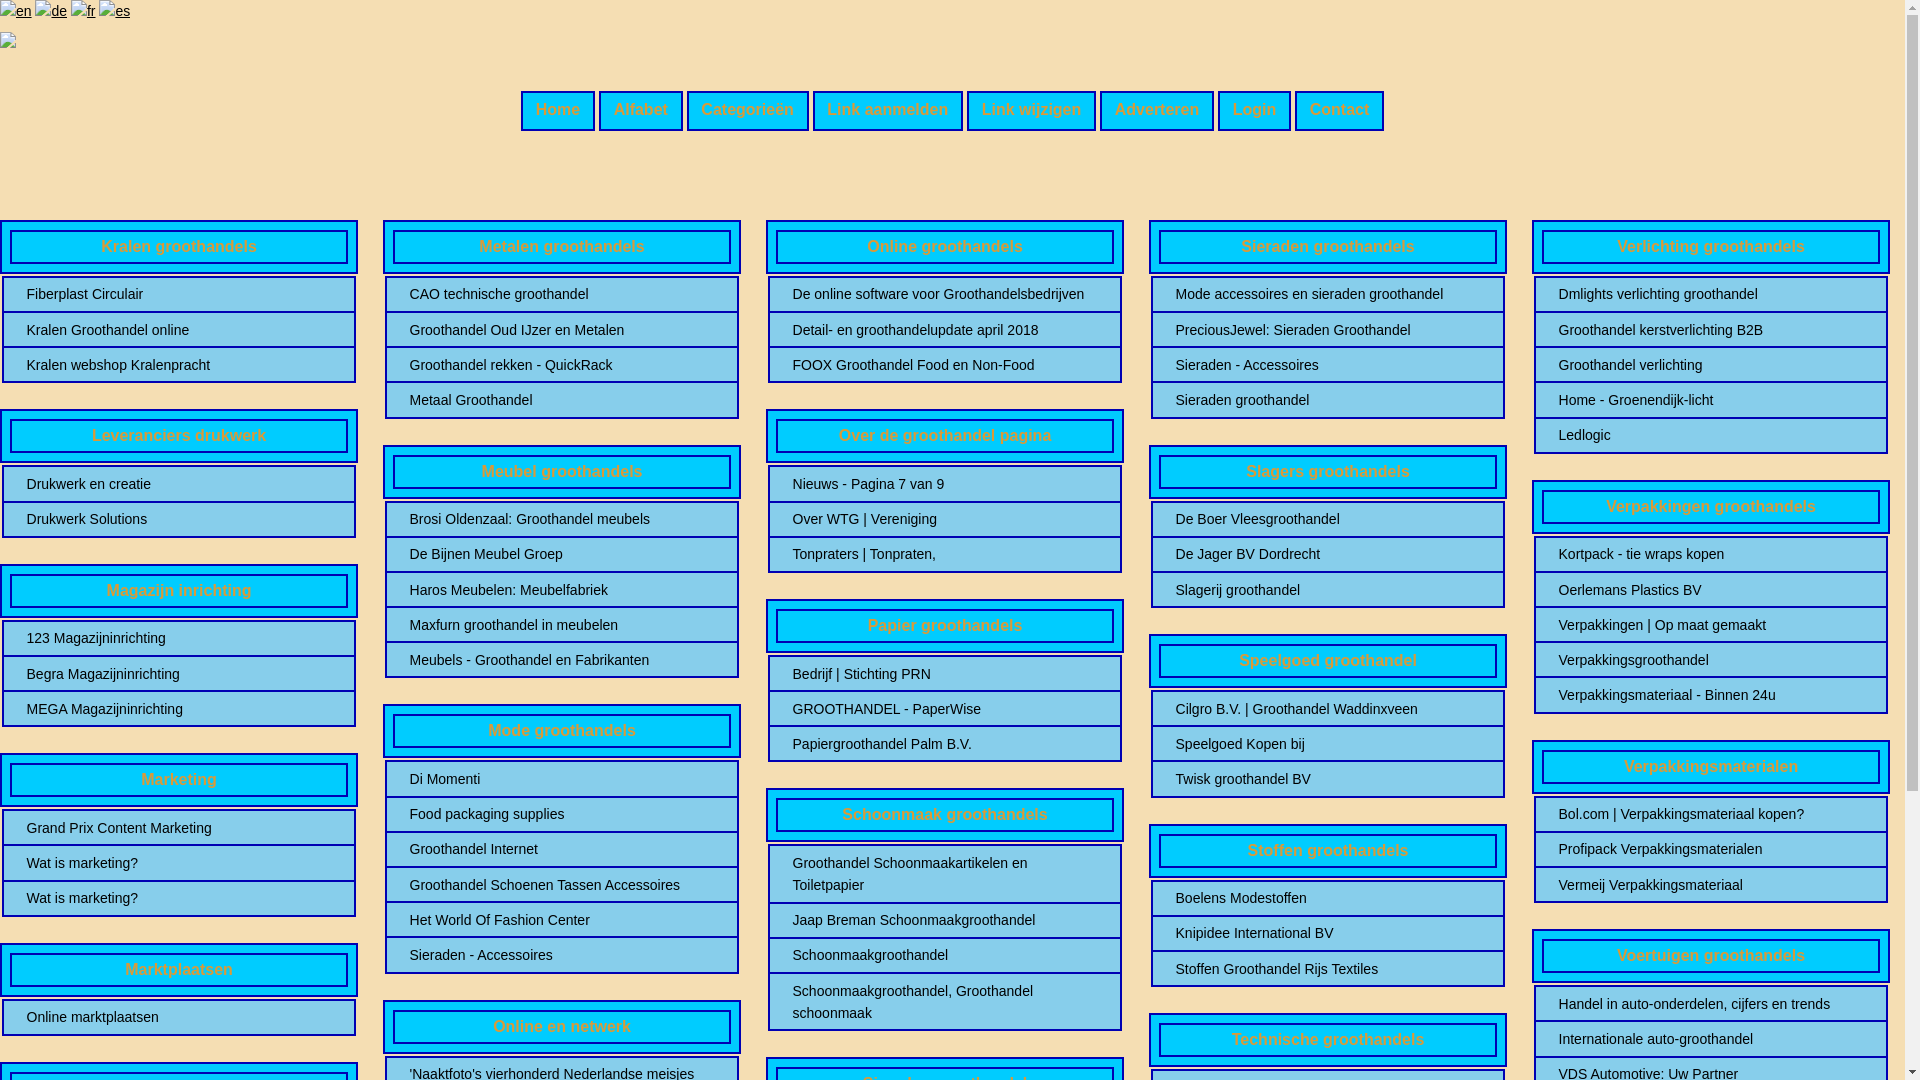 The width and height of the screenshot is (1920, 1080). Describe the element at coordinates (408, 365) in the screenshot. I see `'Groothandel rekken - QuickRack'` at that location.